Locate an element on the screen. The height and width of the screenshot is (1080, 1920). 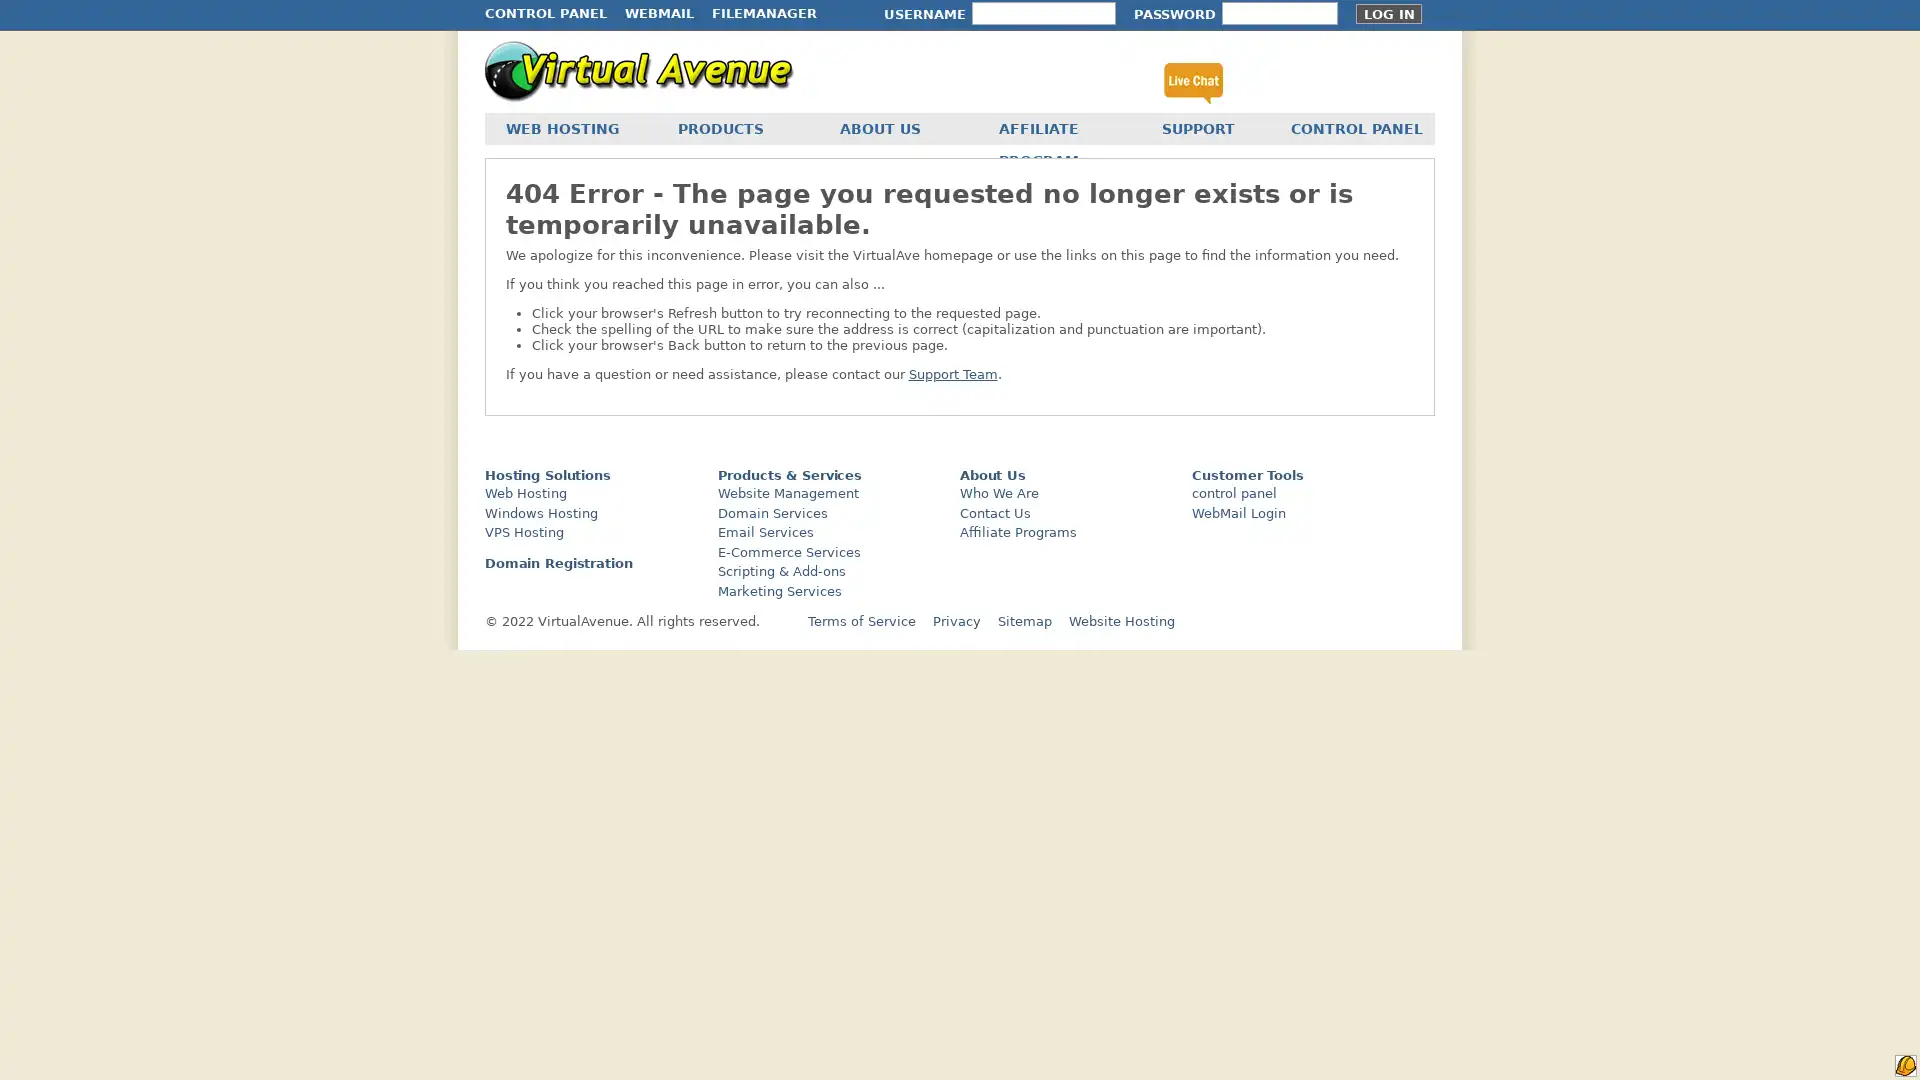
Log In is located at coordinates (1387, 14).